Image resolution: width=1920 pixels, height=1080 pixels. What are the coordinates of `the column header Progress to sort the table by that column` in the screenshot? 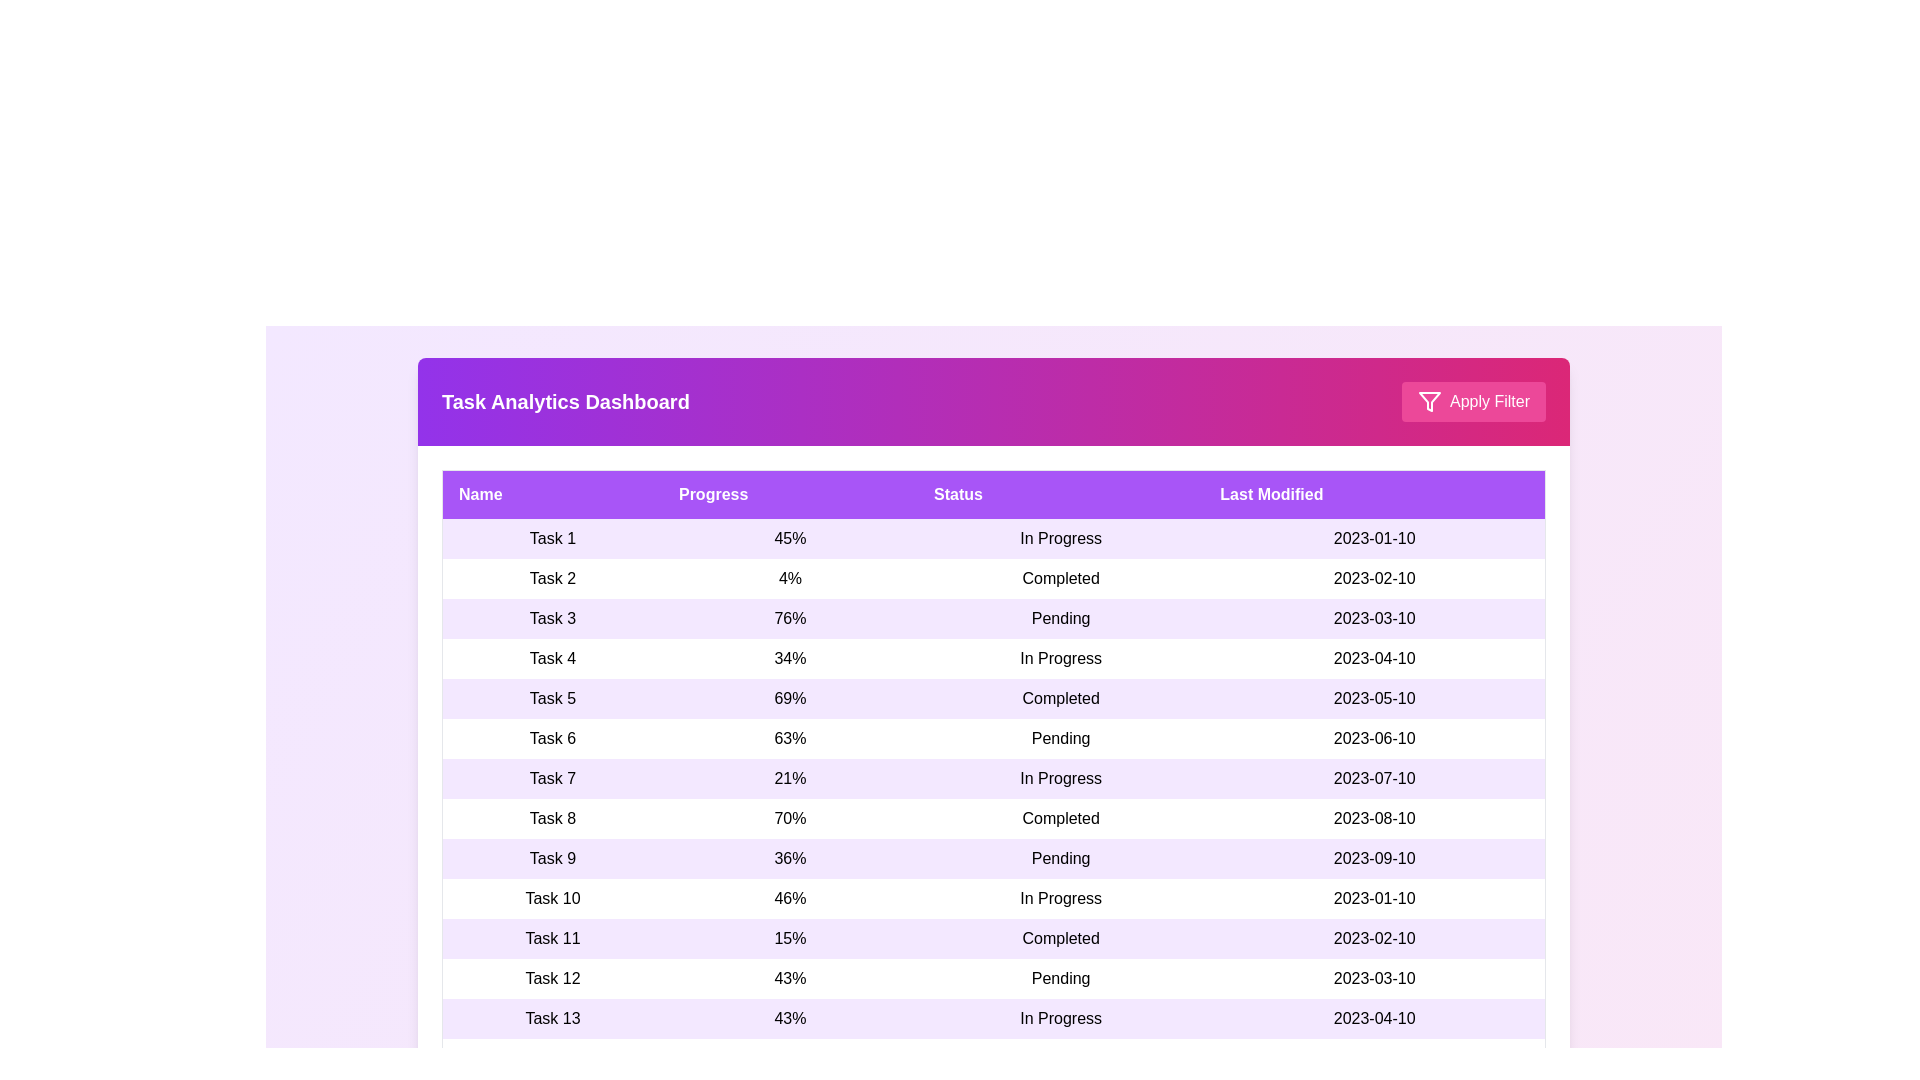 It's located at (789, 494).